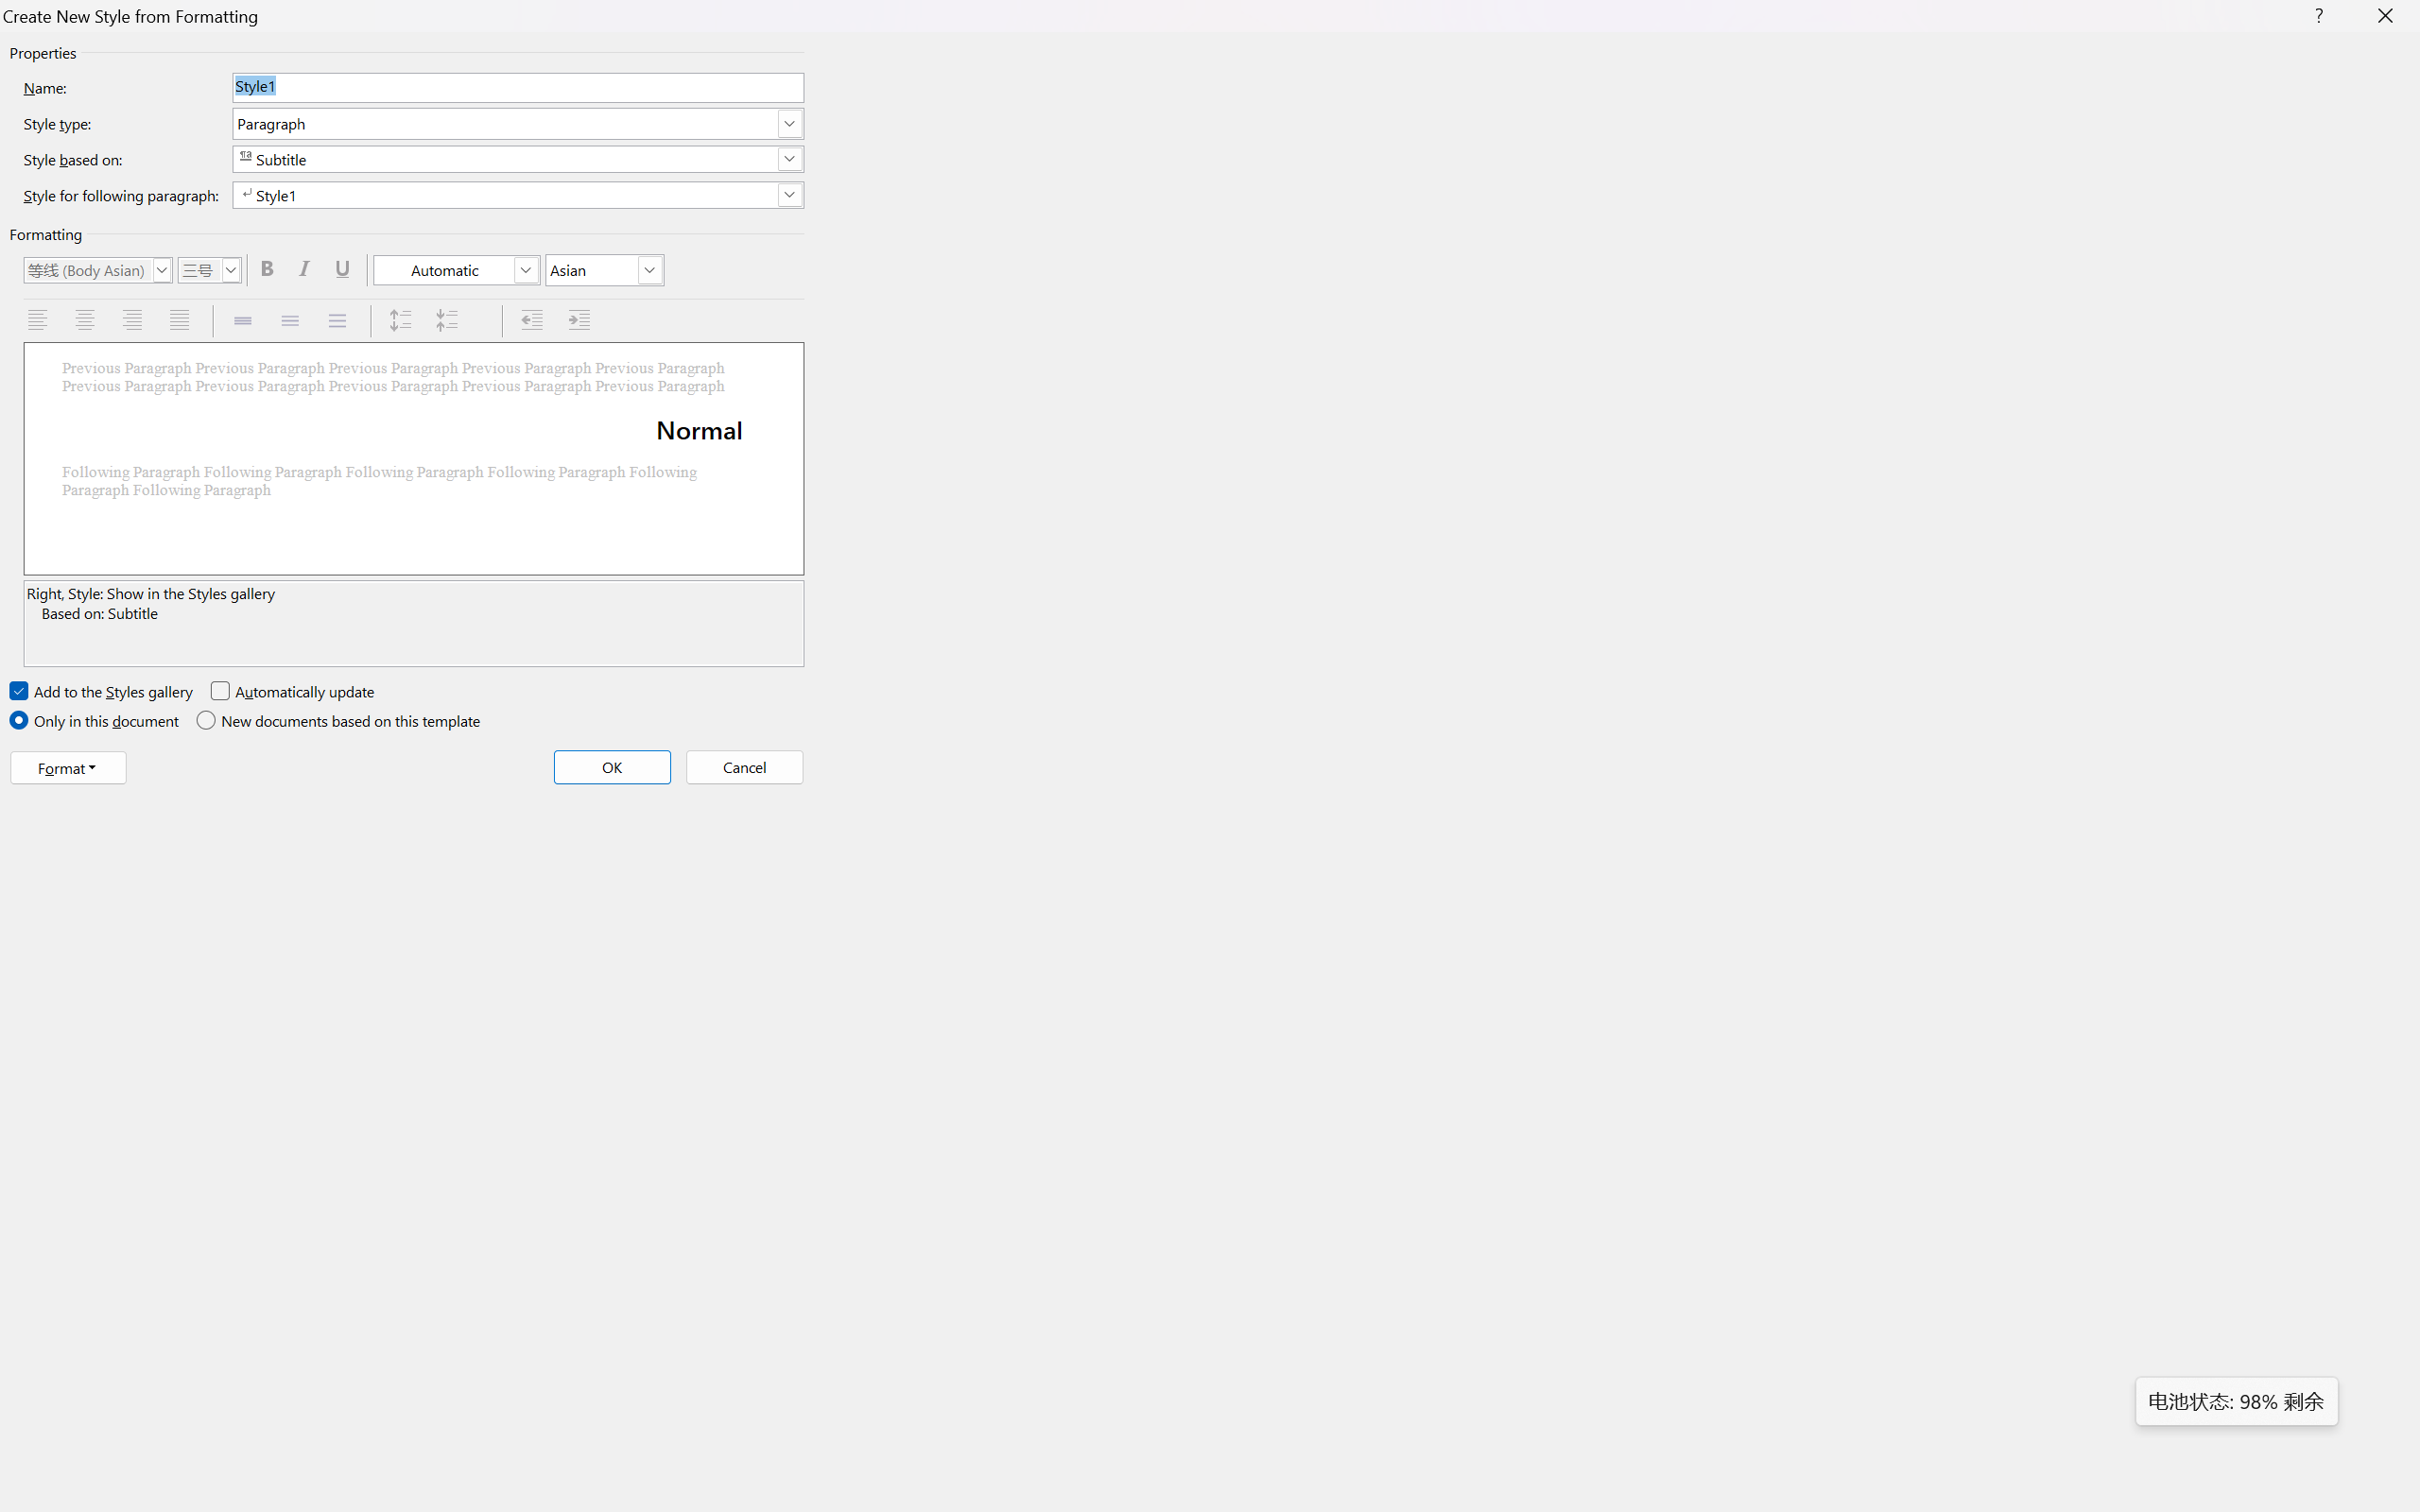 The height and width of the screenshot is (1512, 2420). I want to click on 'Italic', so click(307, 268).